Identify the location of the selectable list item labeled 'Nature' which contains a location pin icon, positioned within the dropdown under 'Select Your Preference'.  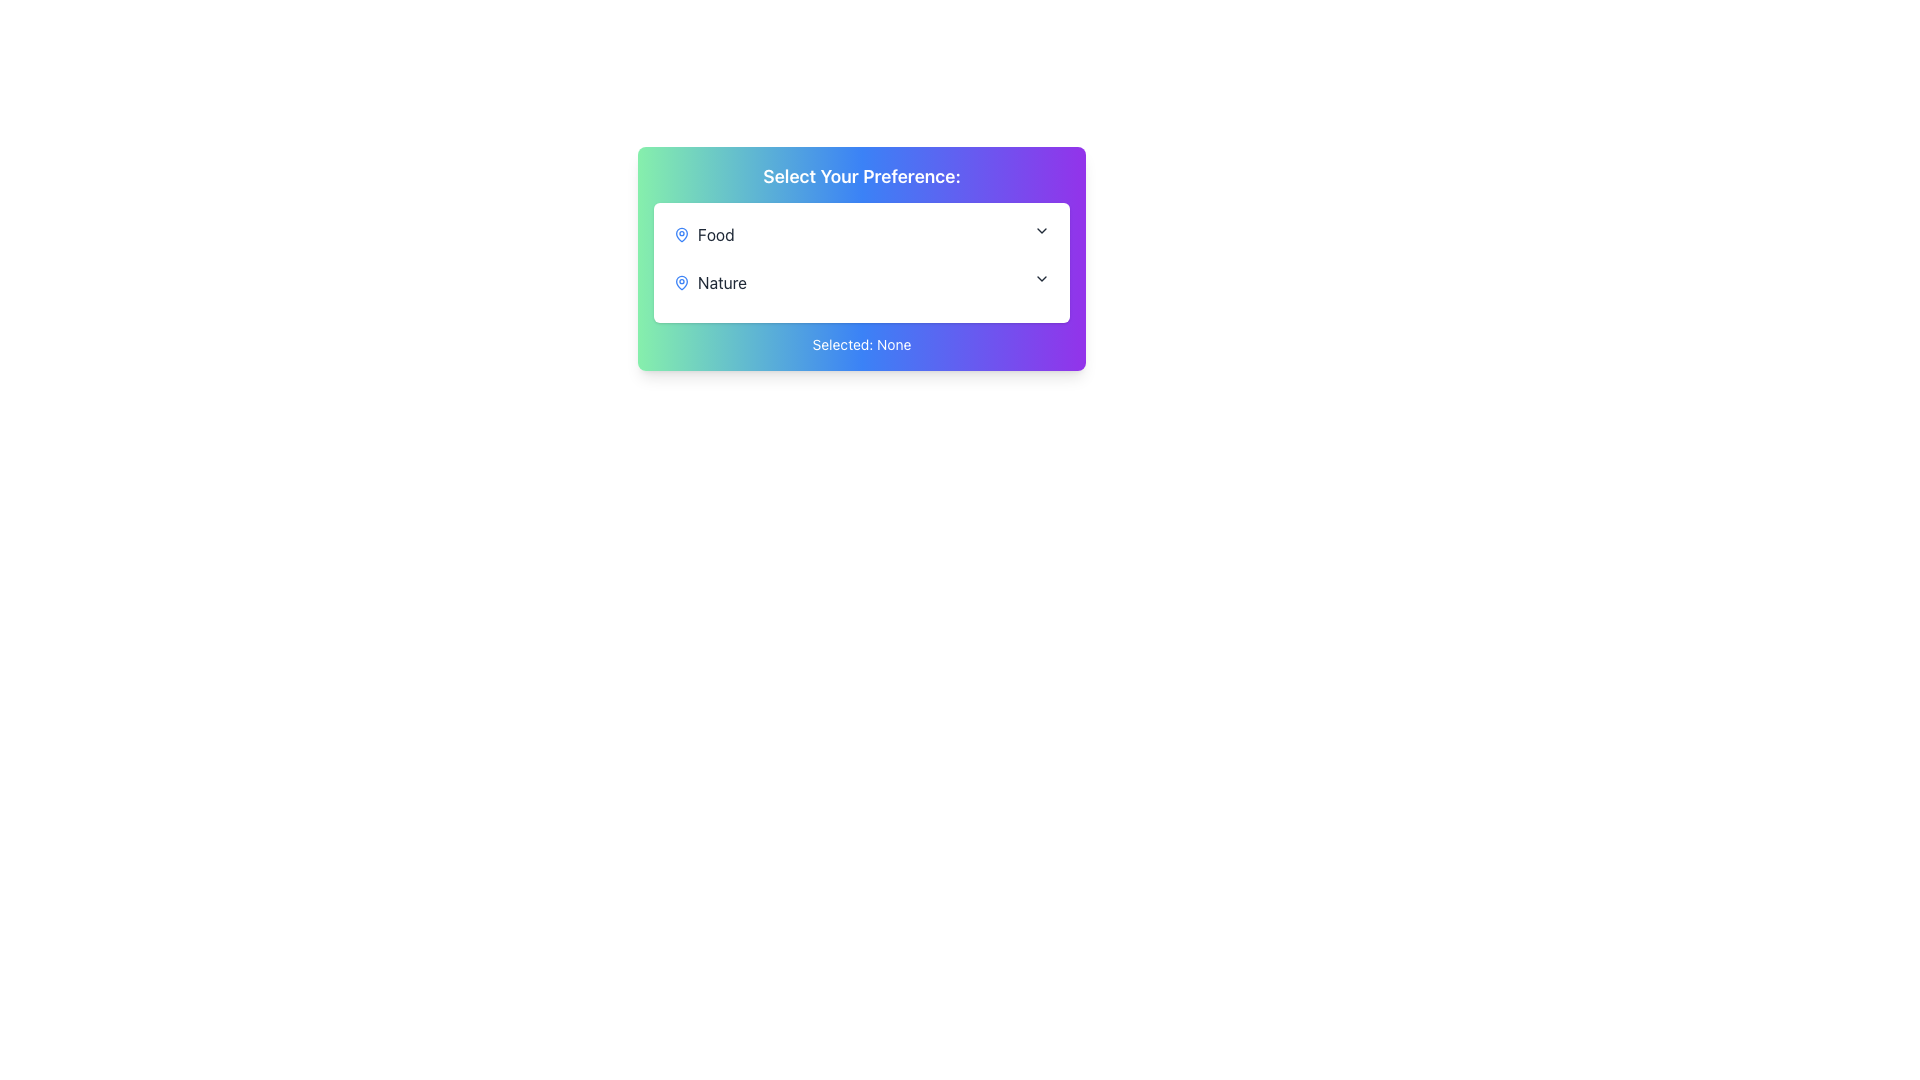
(710, 282).